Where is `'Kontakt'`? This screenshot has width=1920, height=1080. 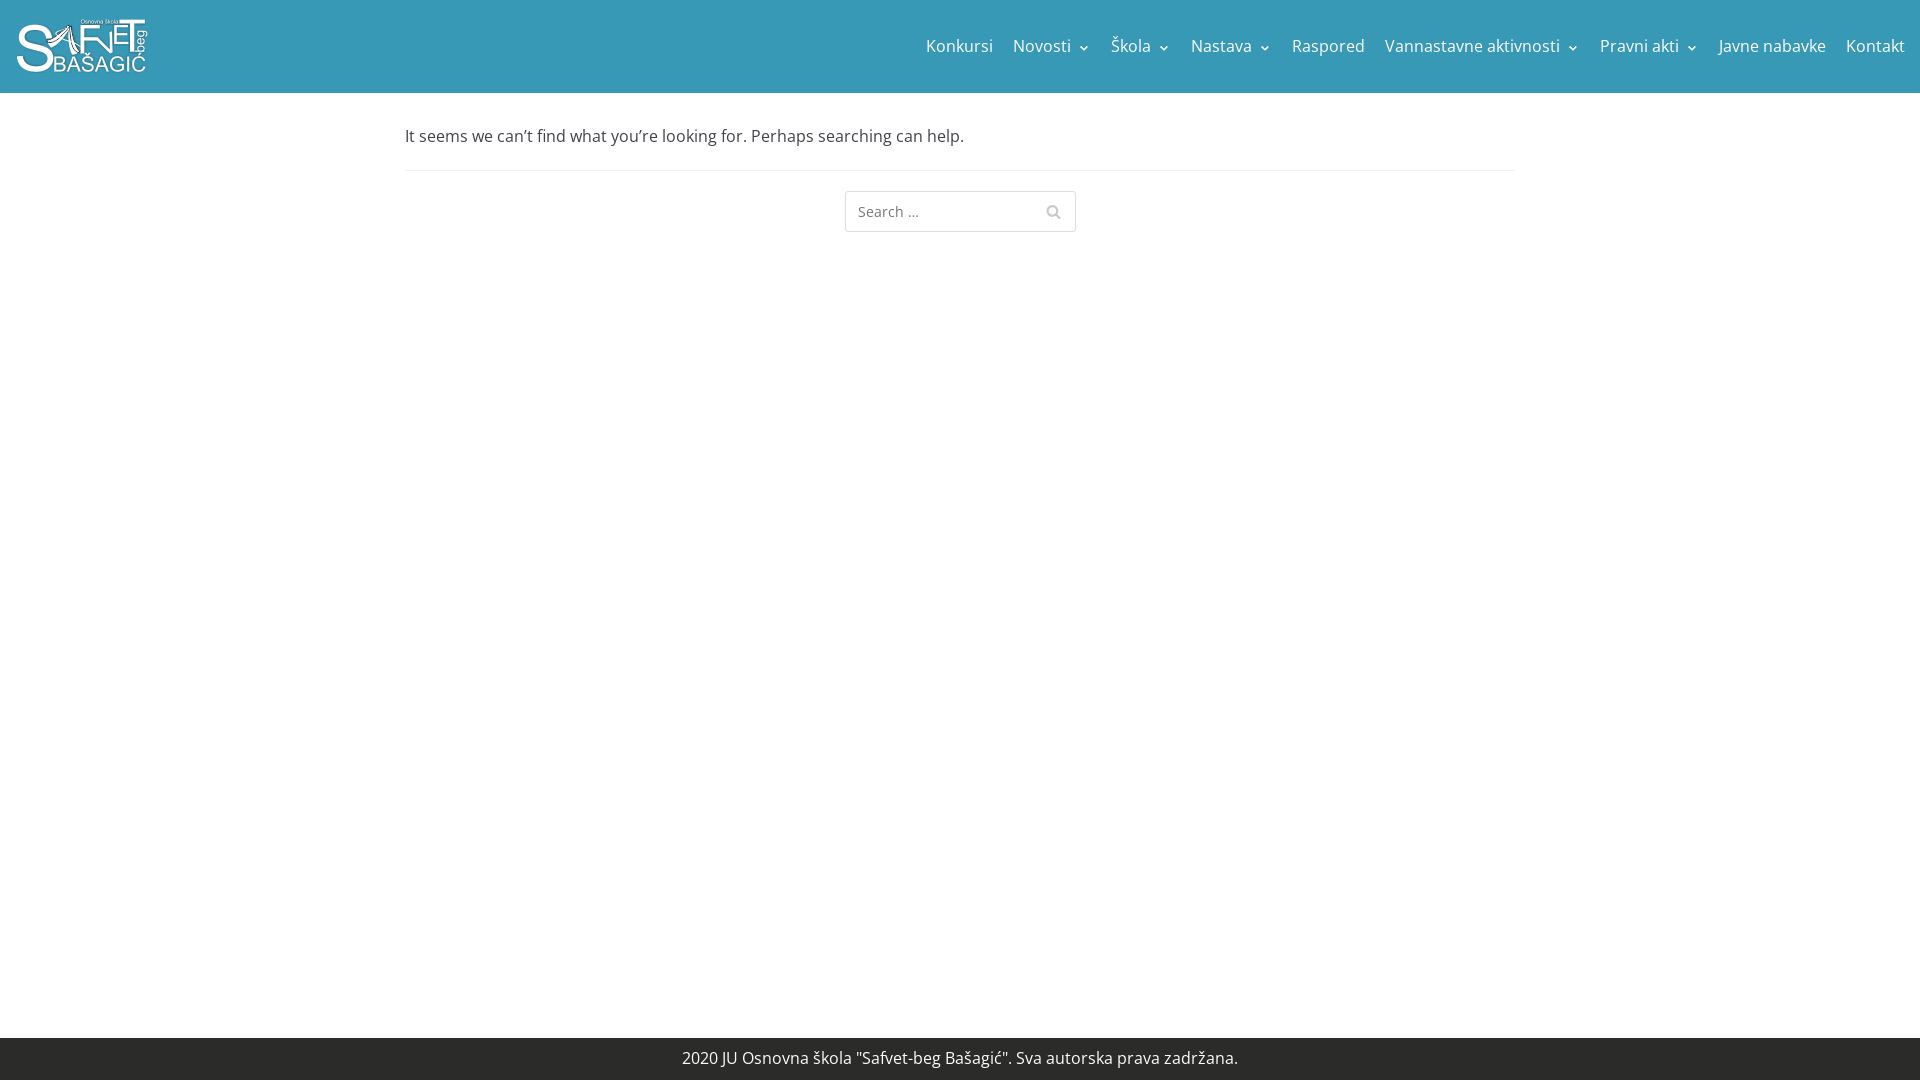
'Kontakt' is located at coordinates (1874, 45).